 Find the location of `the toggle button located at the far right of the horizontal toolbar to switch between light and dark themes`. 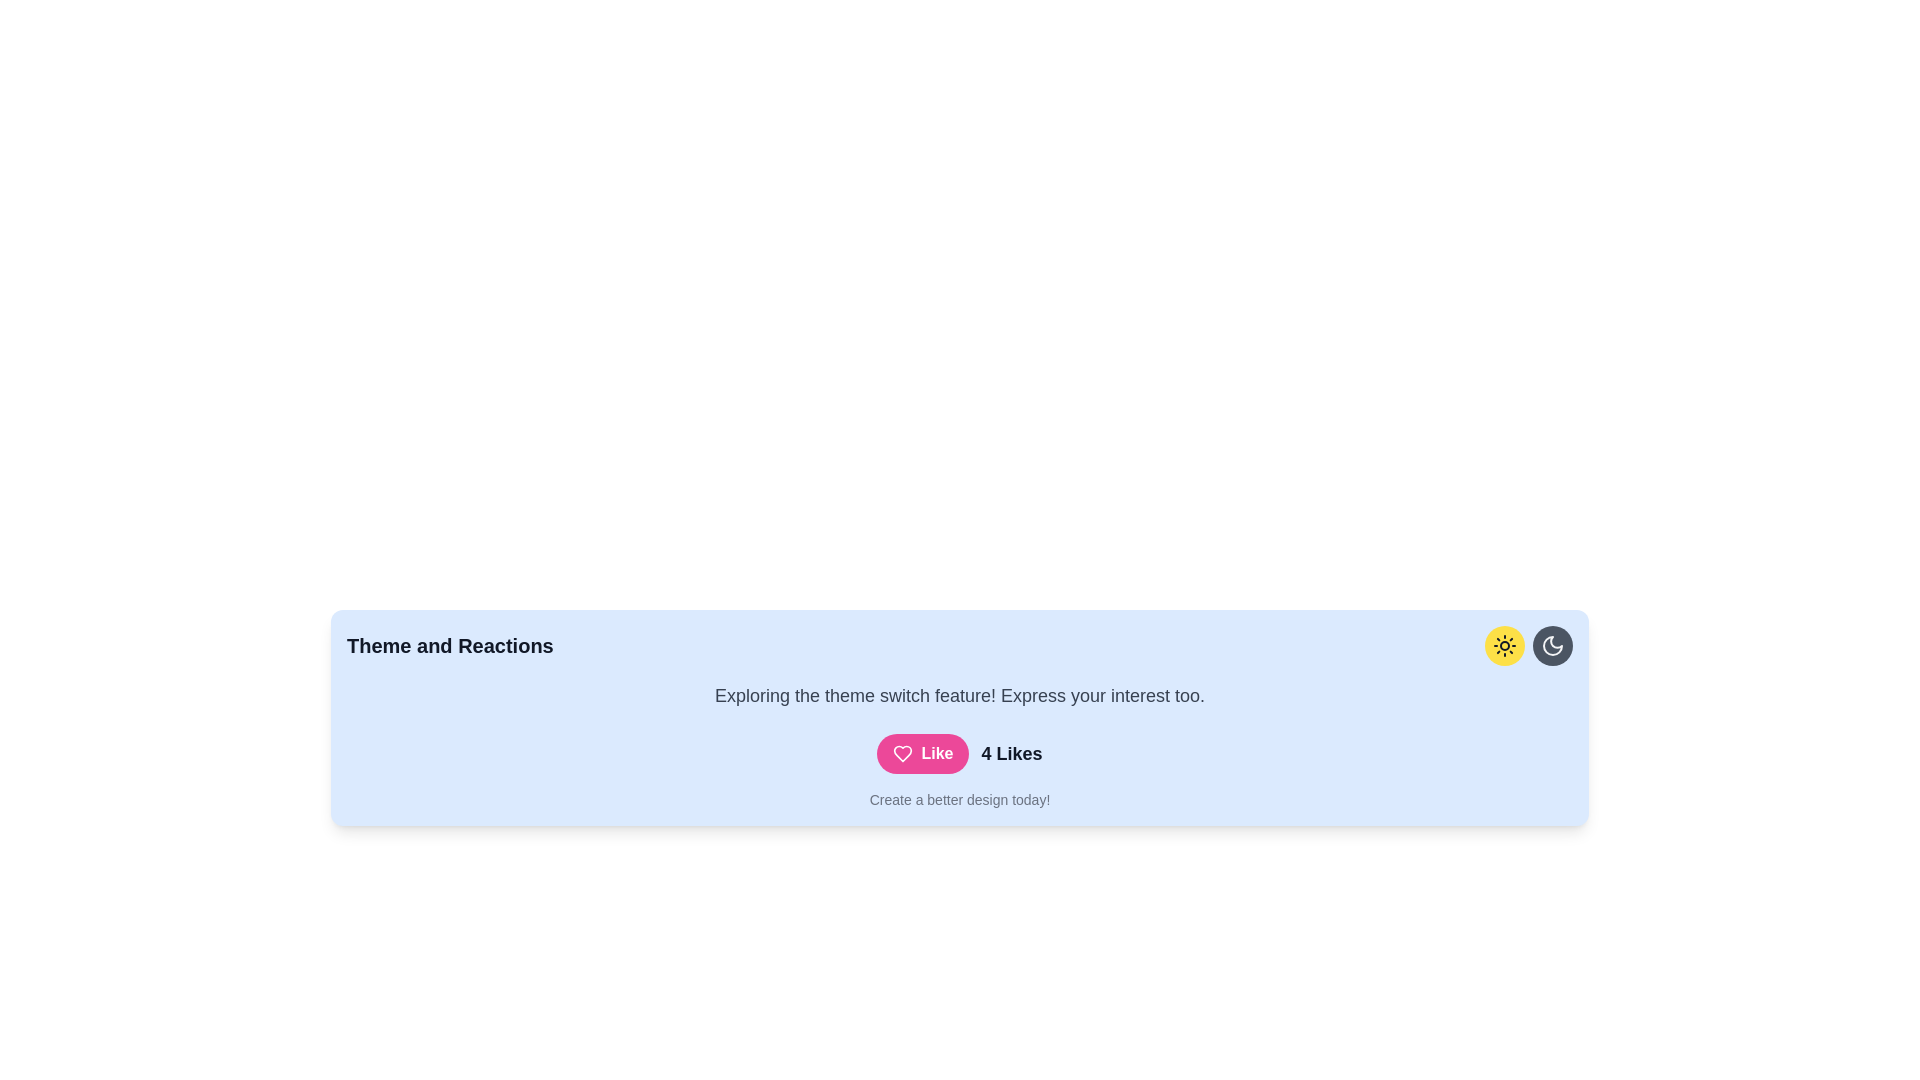

the toggle button located at the far right of the horizontal toolbar to switch between light and dark themes is located at coordinates (1552, 645).